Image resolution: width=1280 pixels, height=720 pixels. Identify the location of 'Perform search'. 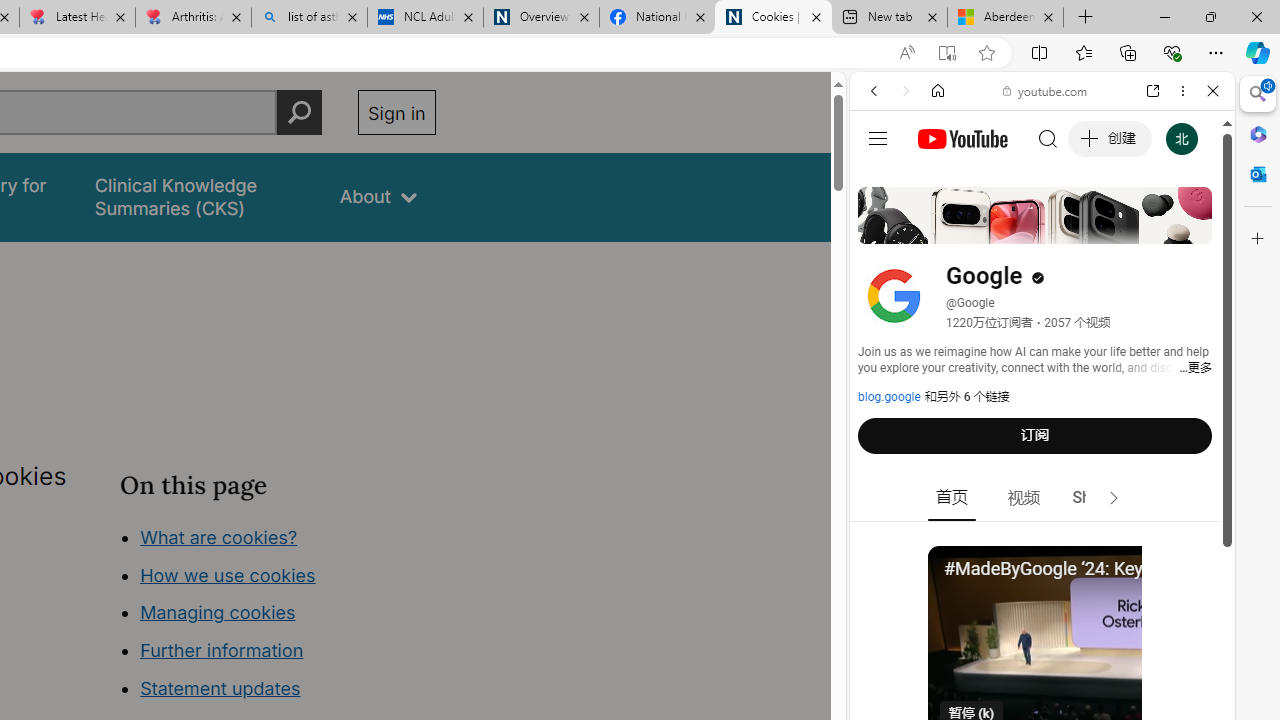
(298, 112).